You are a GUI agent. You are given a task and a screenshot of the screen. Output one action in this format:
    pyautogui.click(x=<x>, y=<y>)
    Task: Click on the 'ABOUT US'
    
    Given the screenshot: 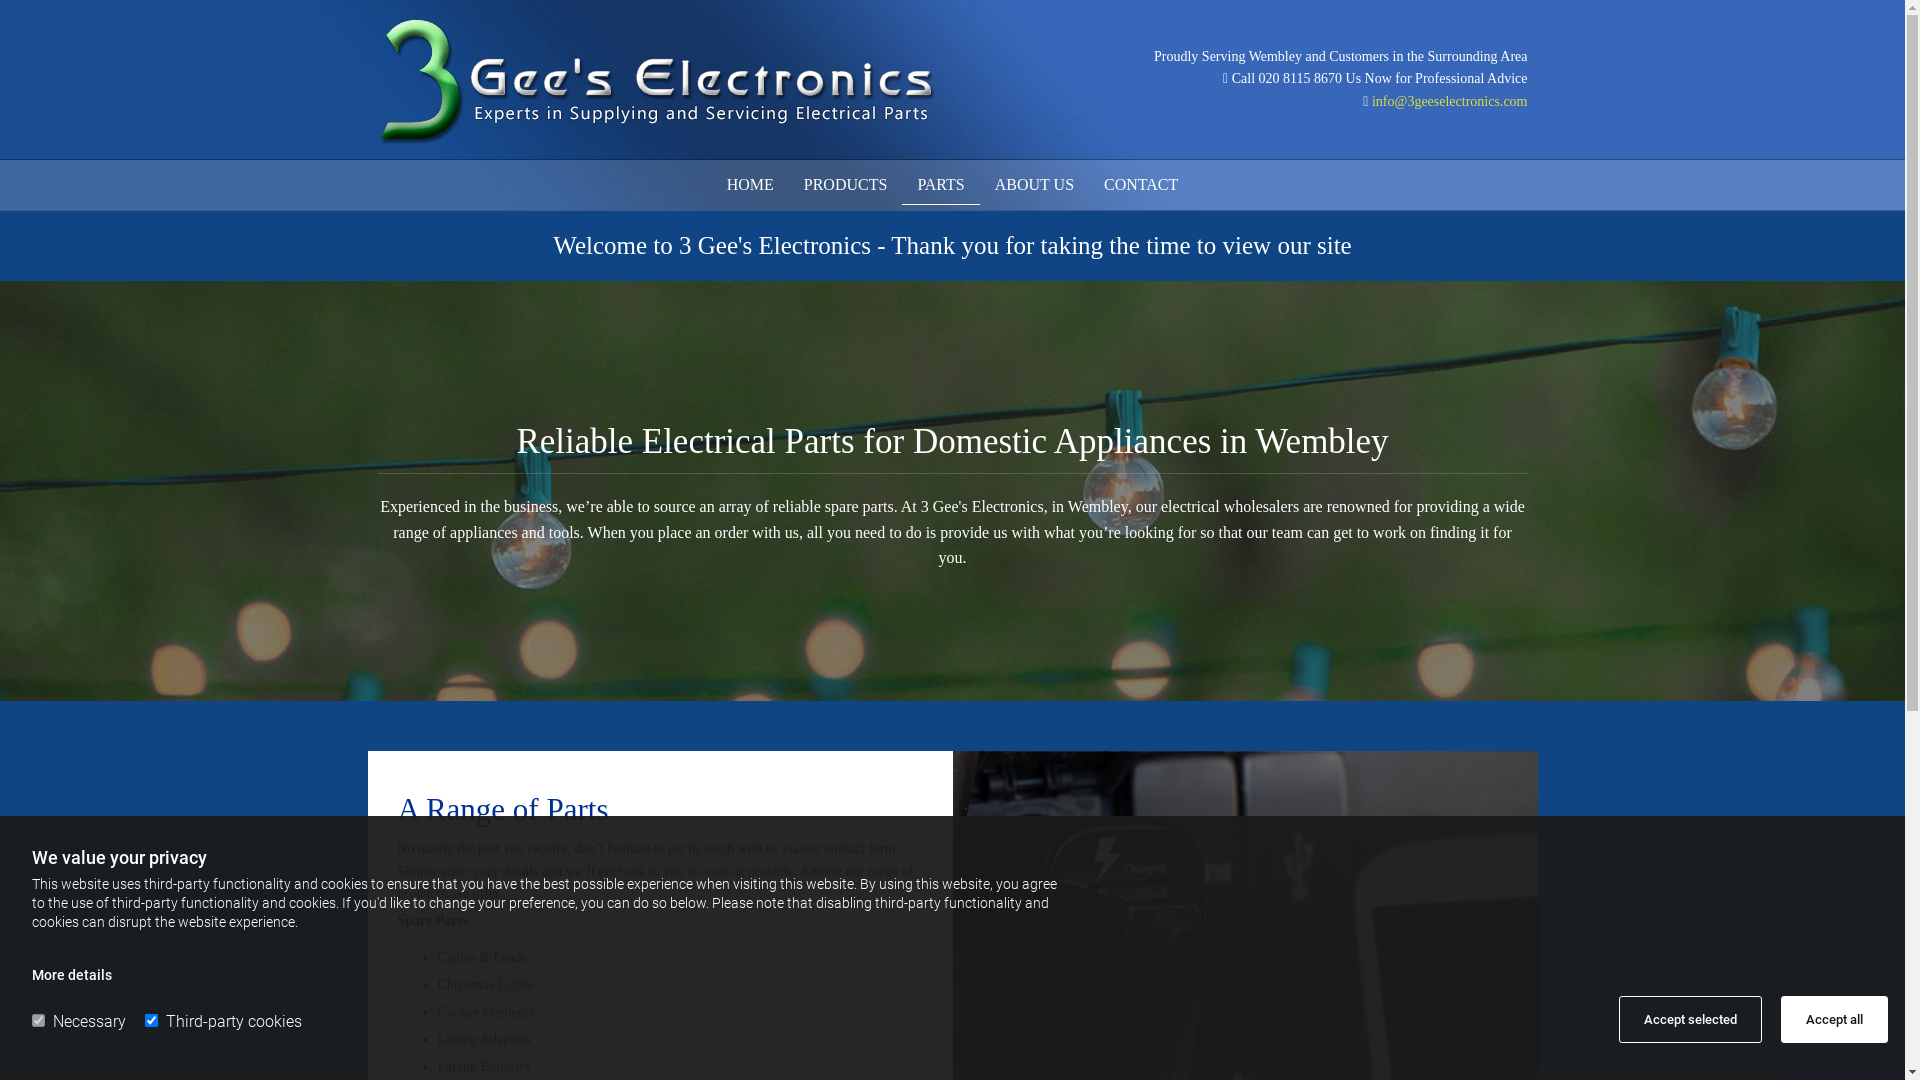 What is the action you would take?
    pyautogui.click(x=979, y=185)
    